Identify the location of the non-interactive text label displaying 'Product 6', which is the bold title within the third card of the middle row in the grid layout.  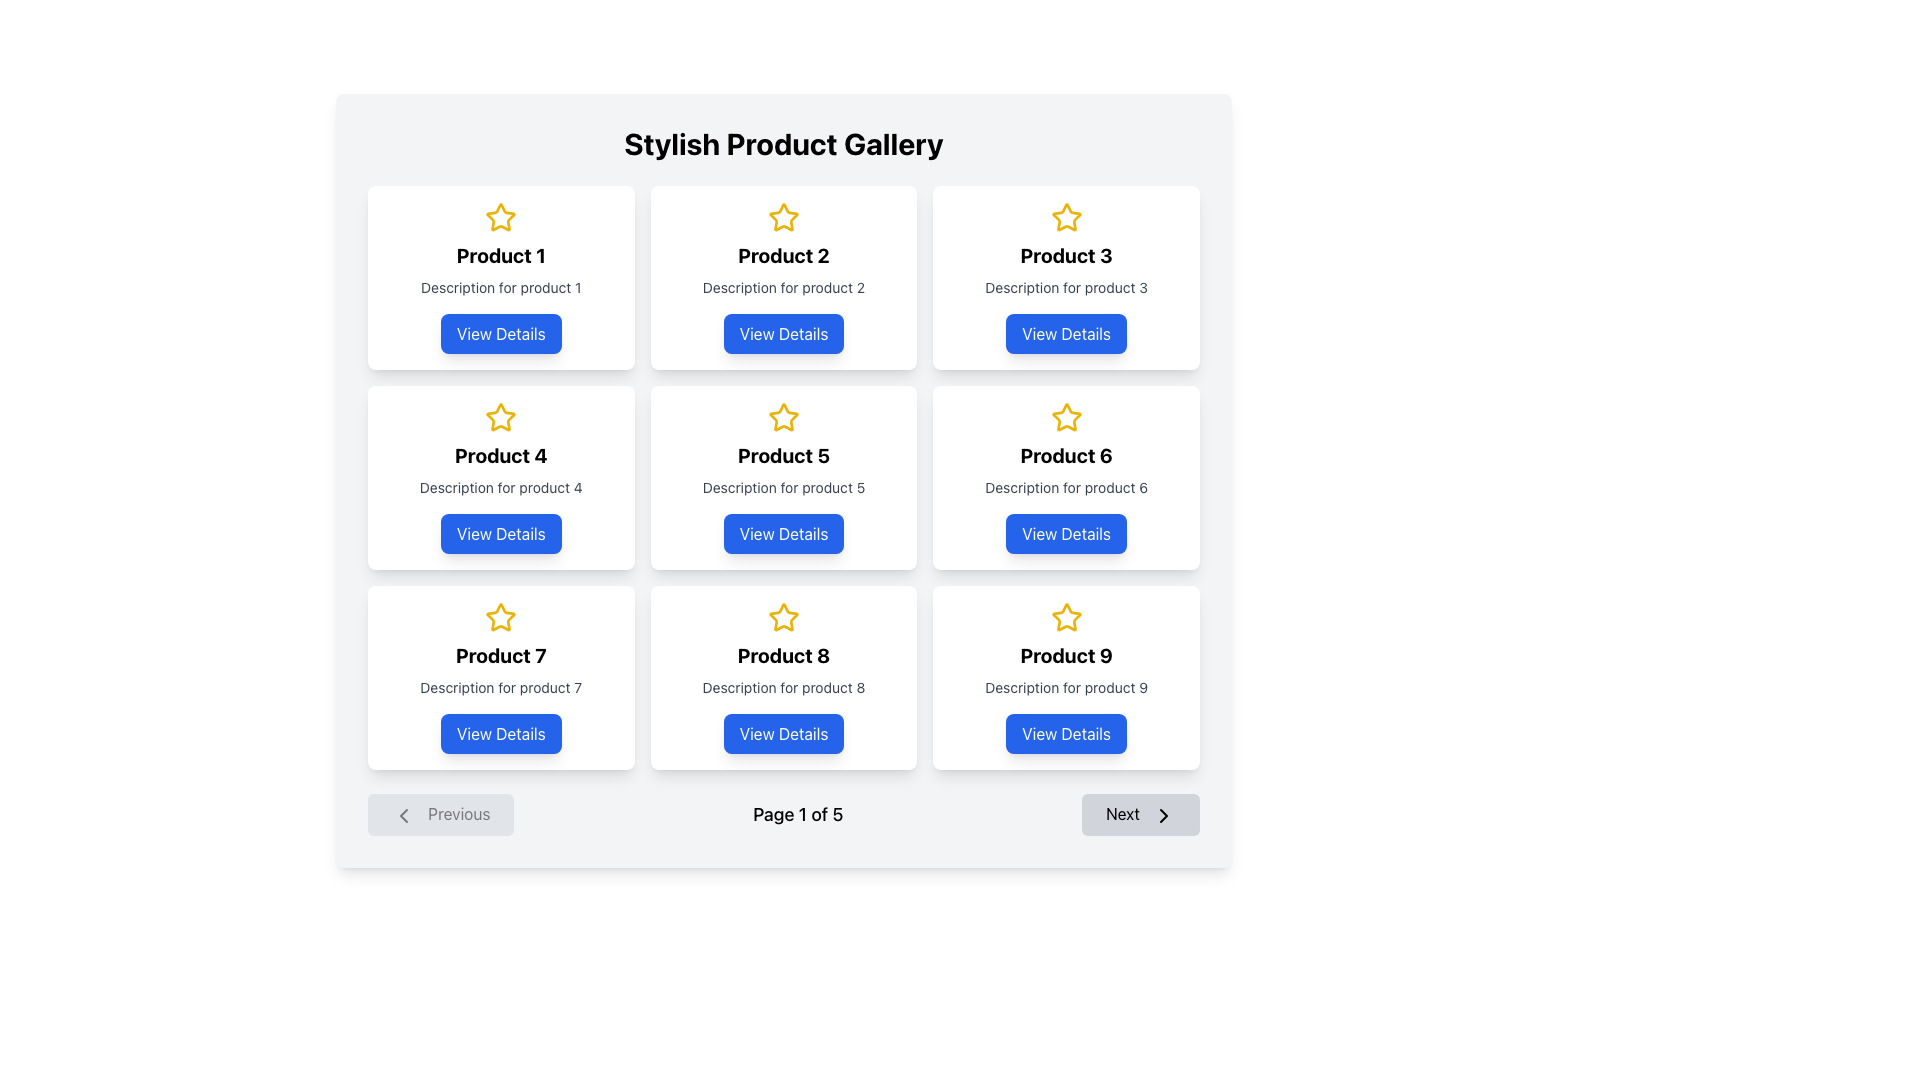
(1065, 455).